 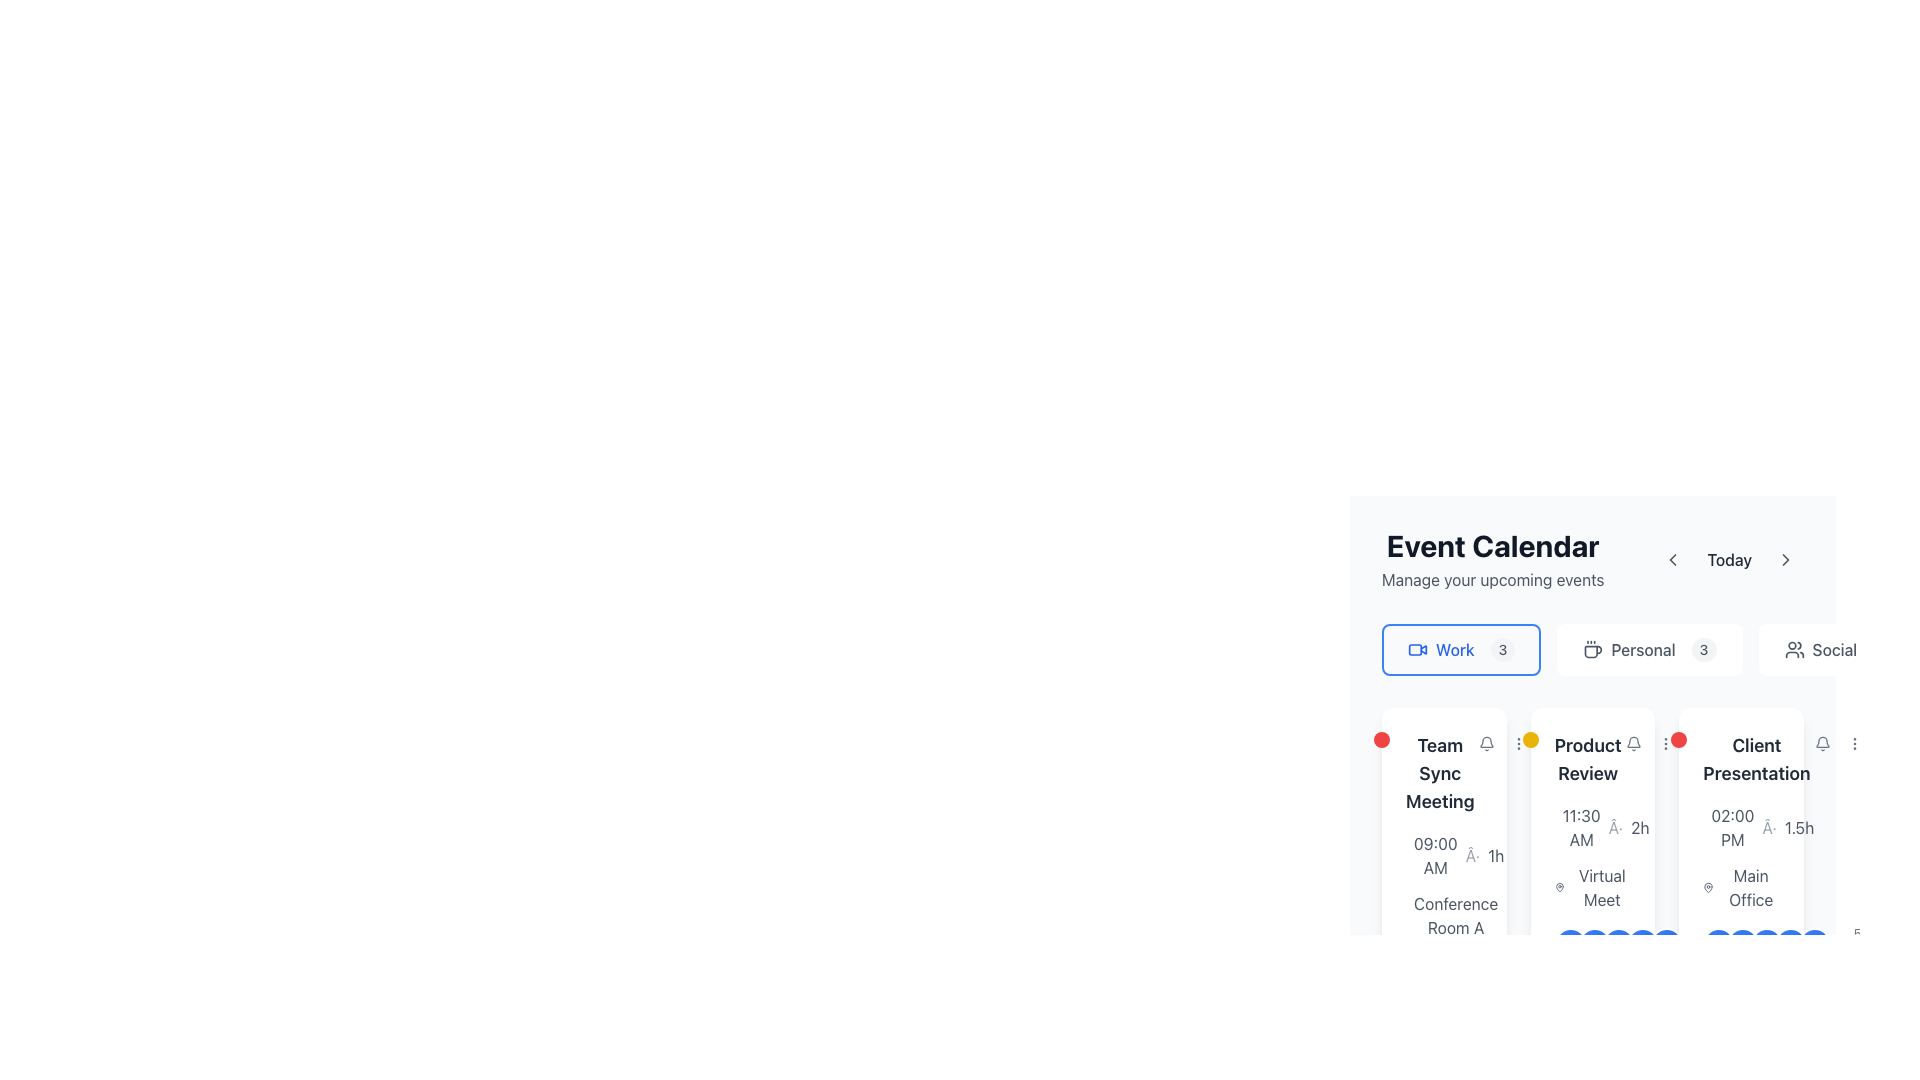 I want to click on the video camera icon located to the left of the 'Work 3' button in the calendar category selection section, so click(x=1416, y=650).